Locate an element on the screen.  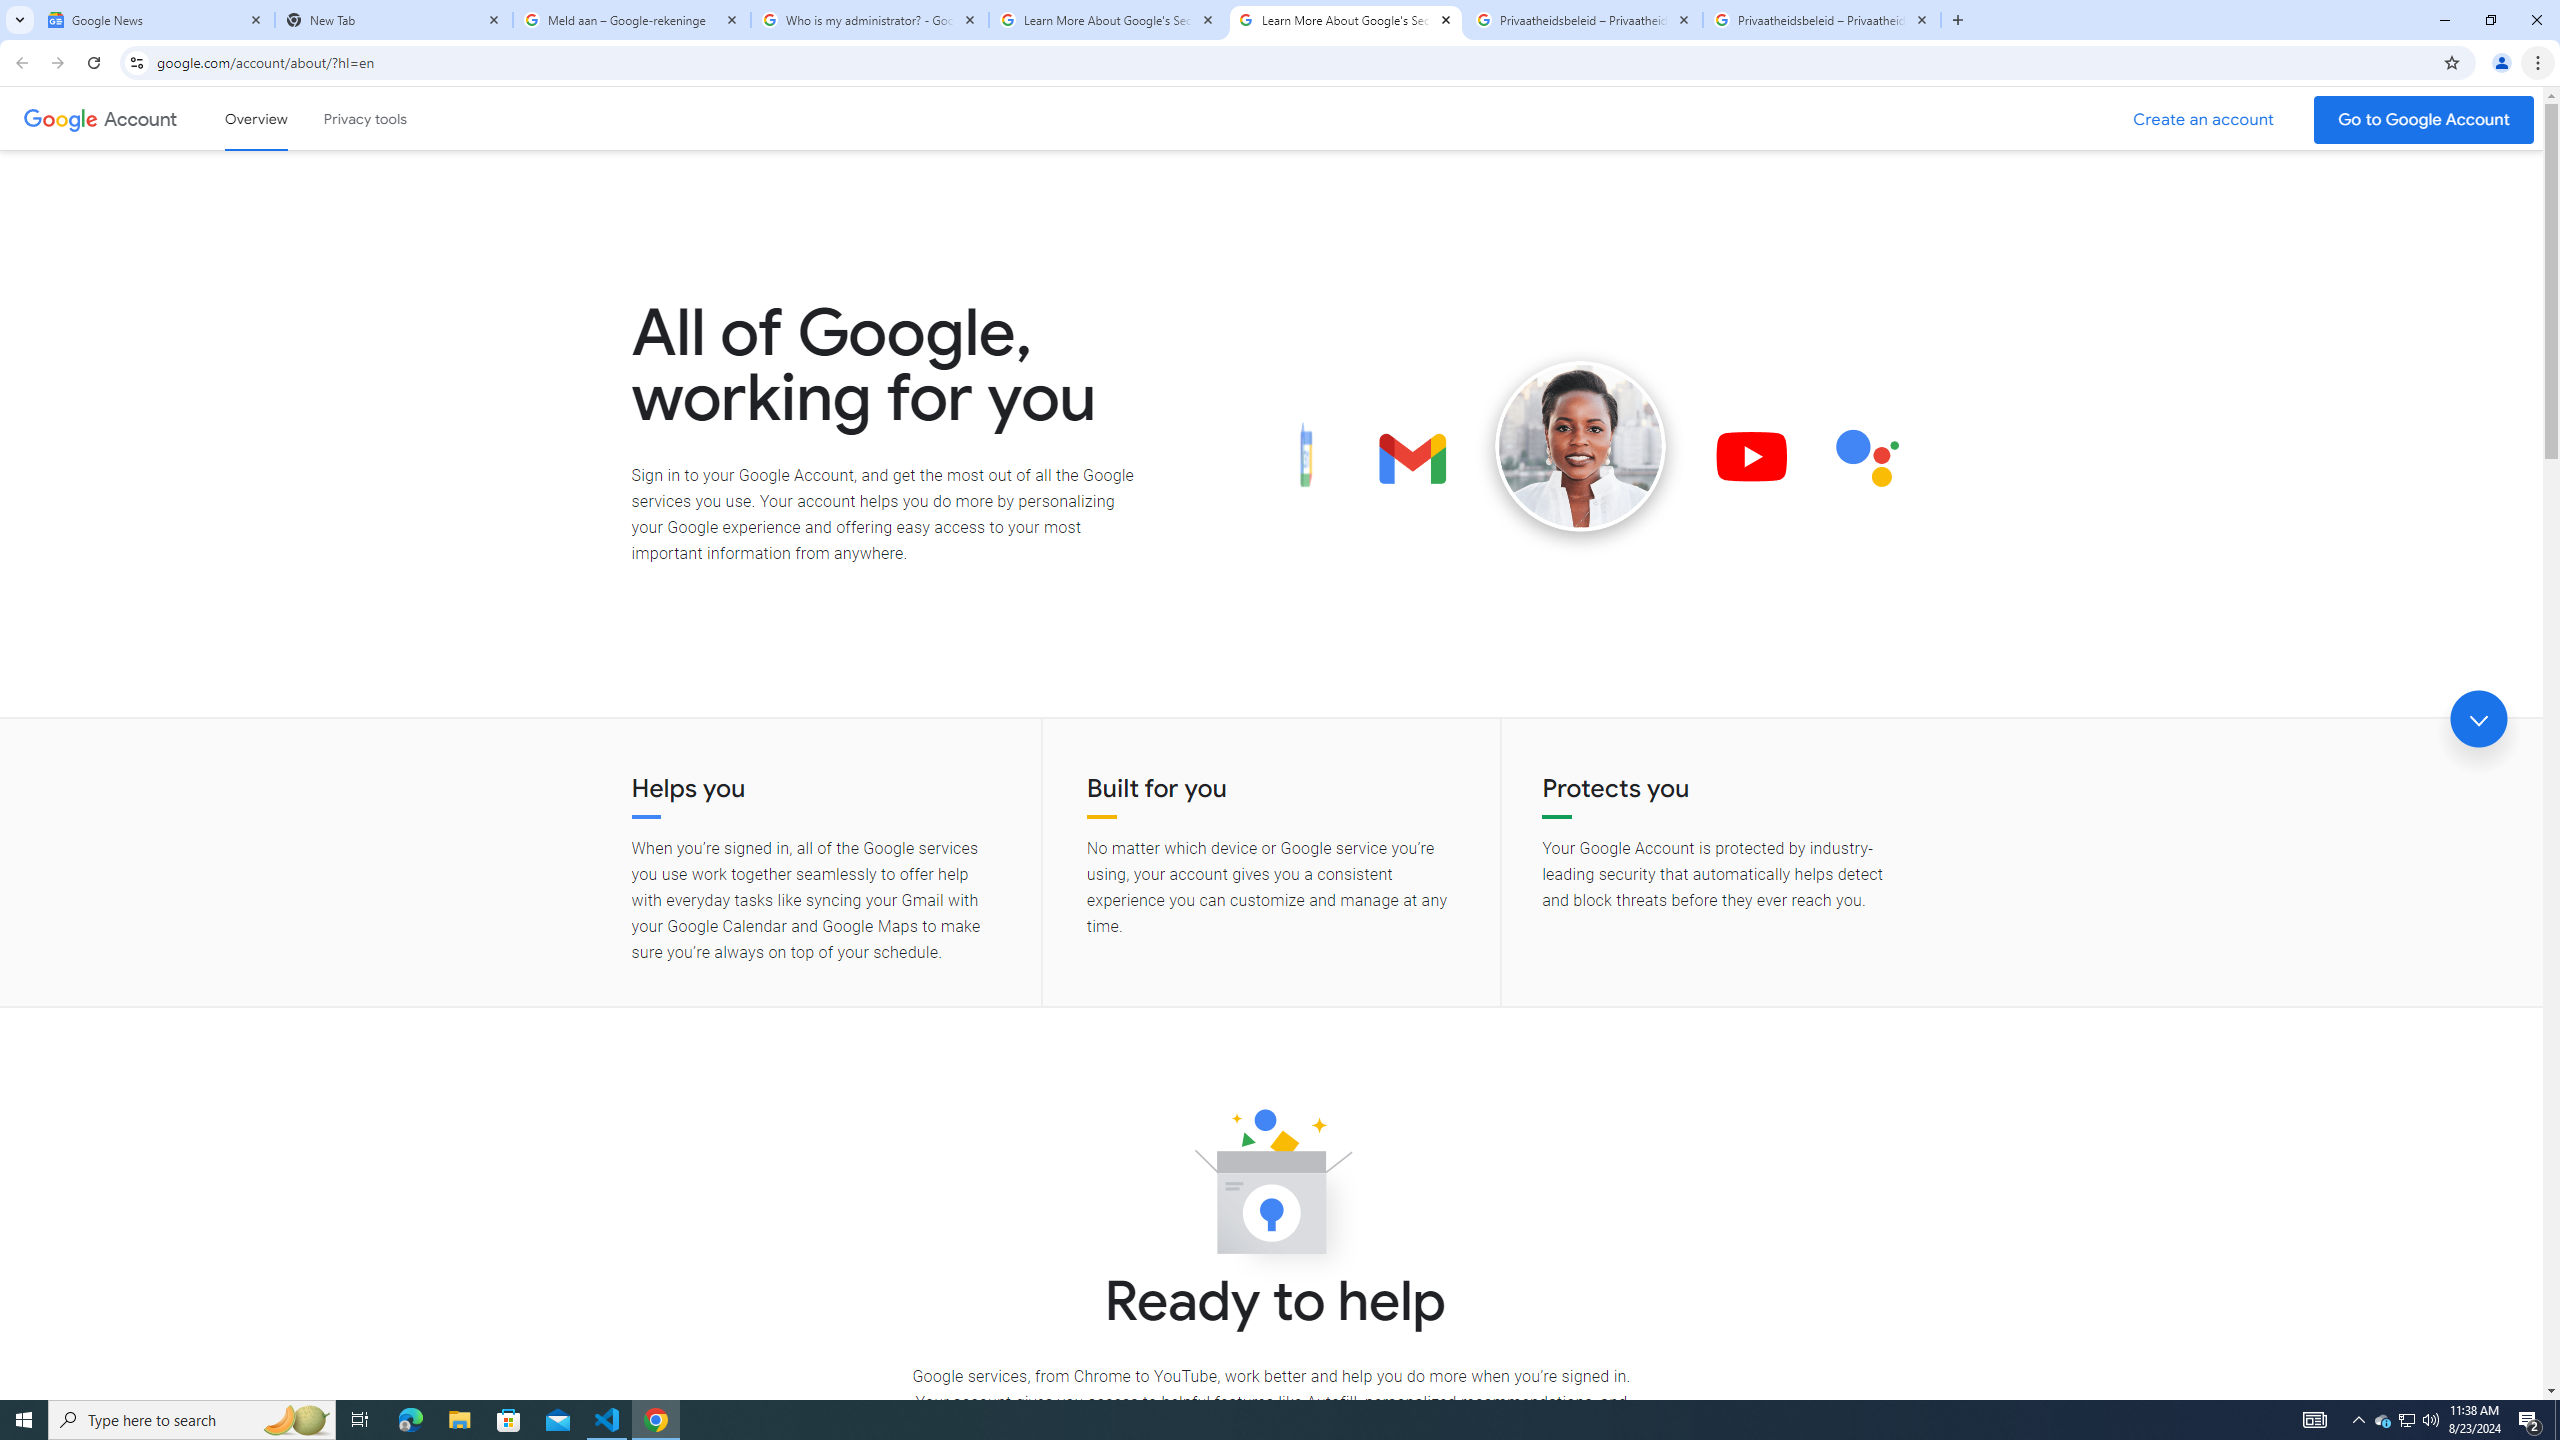
'Reload' is located at coordinates (93, 62).